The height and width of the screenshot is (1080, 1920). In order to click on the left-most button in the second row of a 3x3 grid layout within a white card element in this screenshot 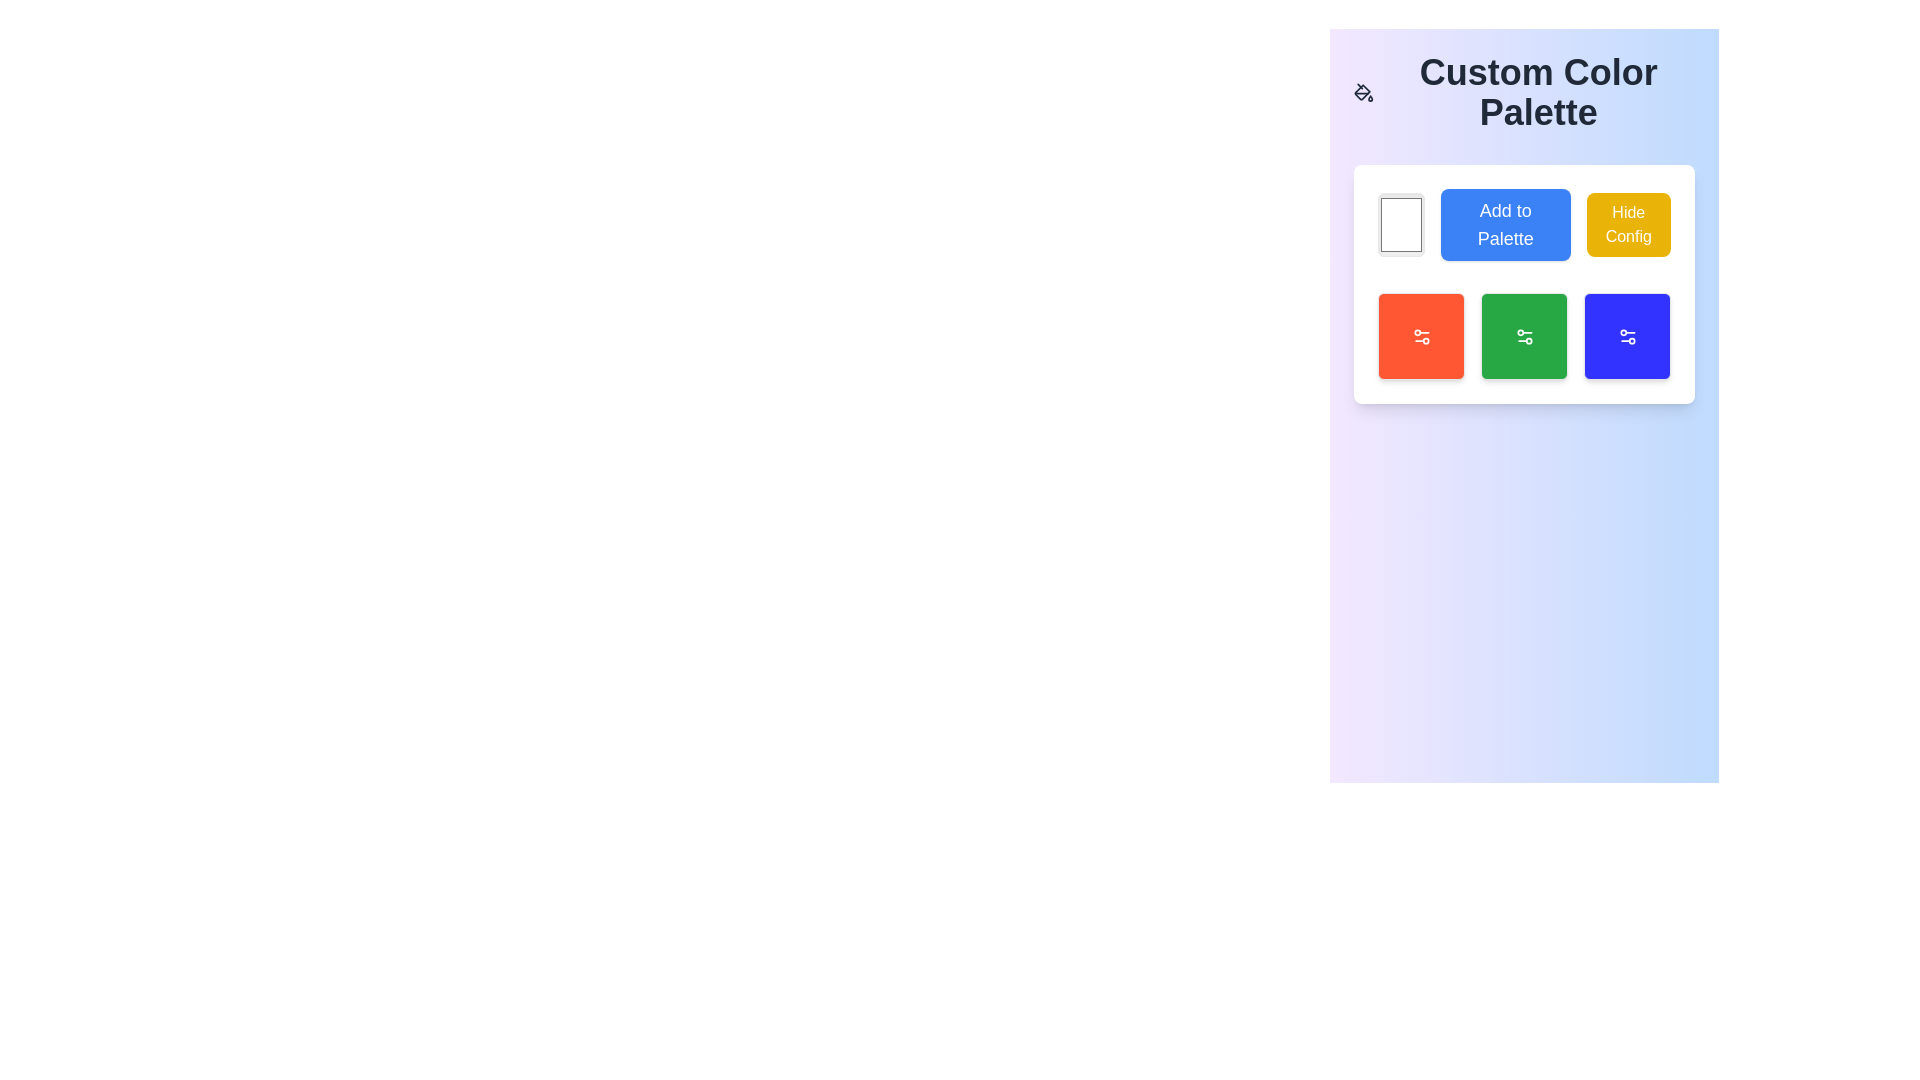, I will do `click(1420, 335)`.